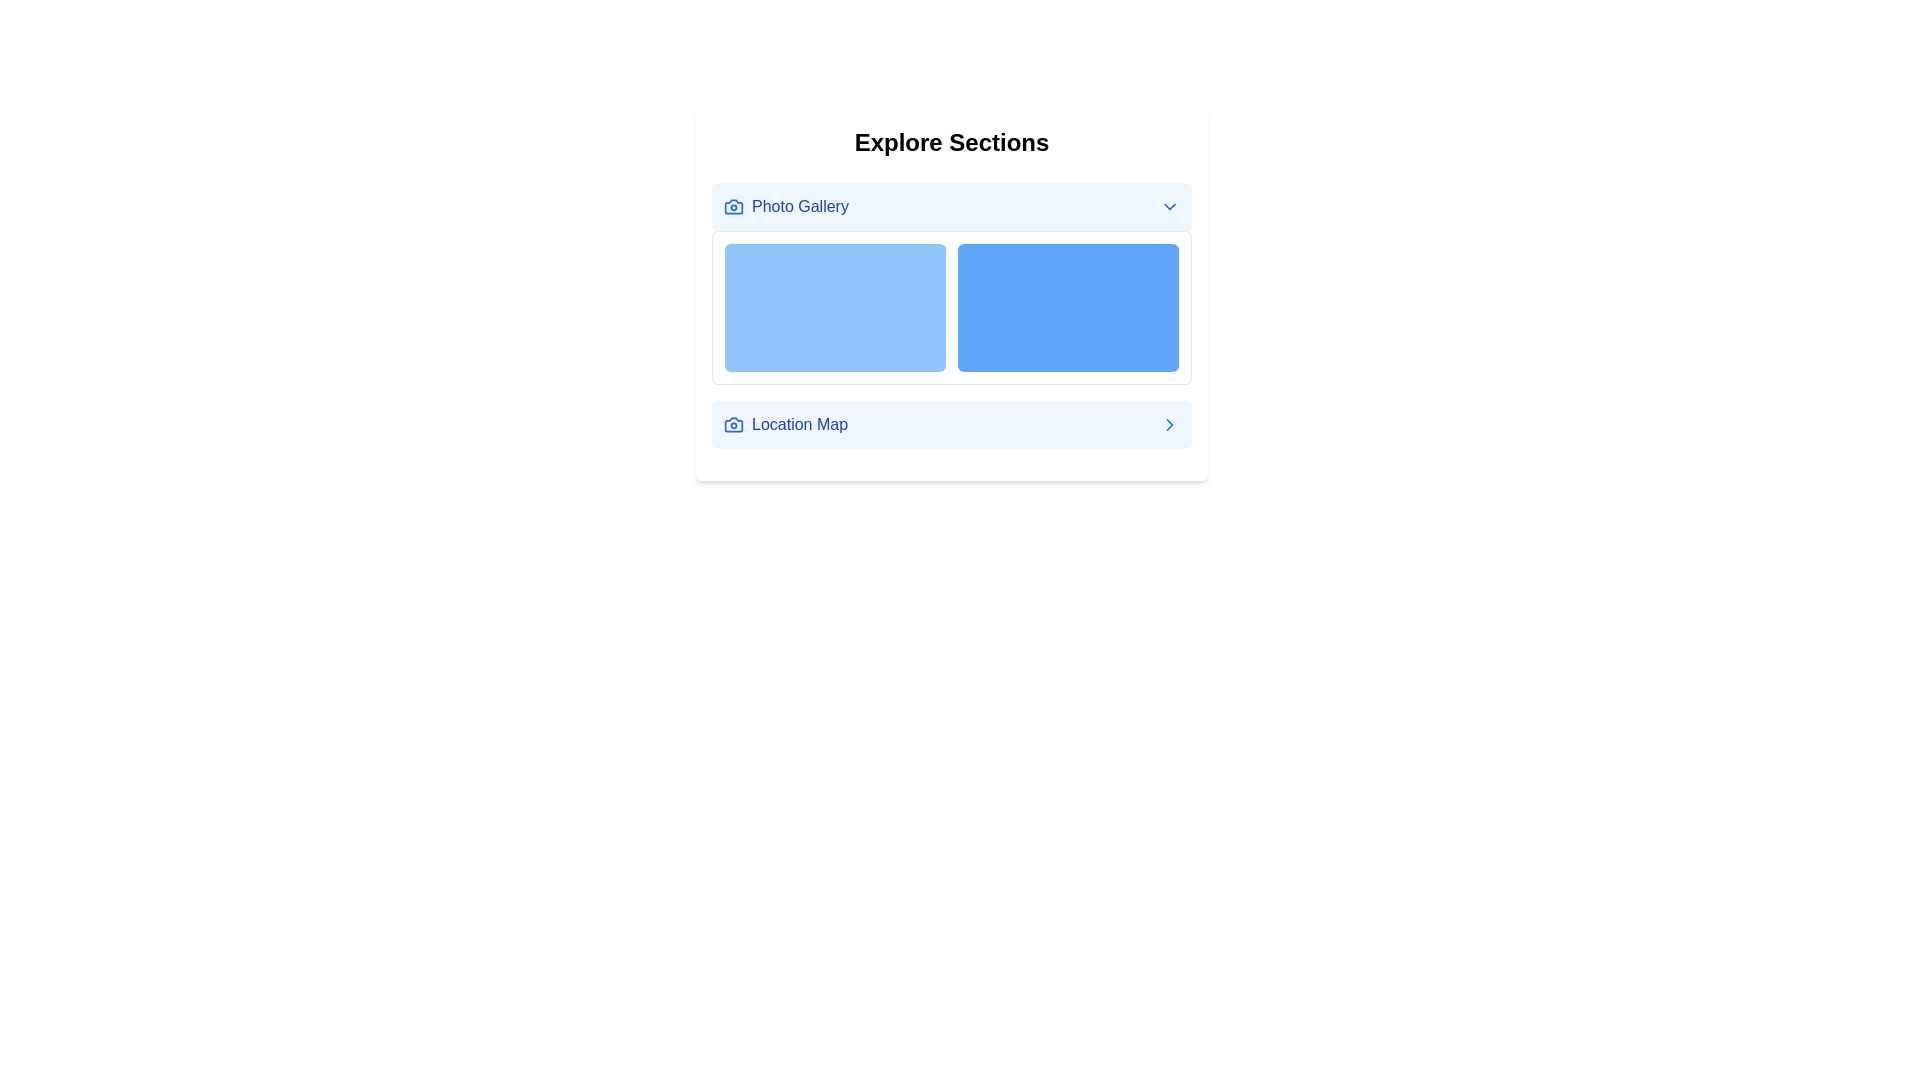  I want to click on the text label that serves as a heading or title for the section, which is positioned centrally at the top of the section, so click(950, 141).